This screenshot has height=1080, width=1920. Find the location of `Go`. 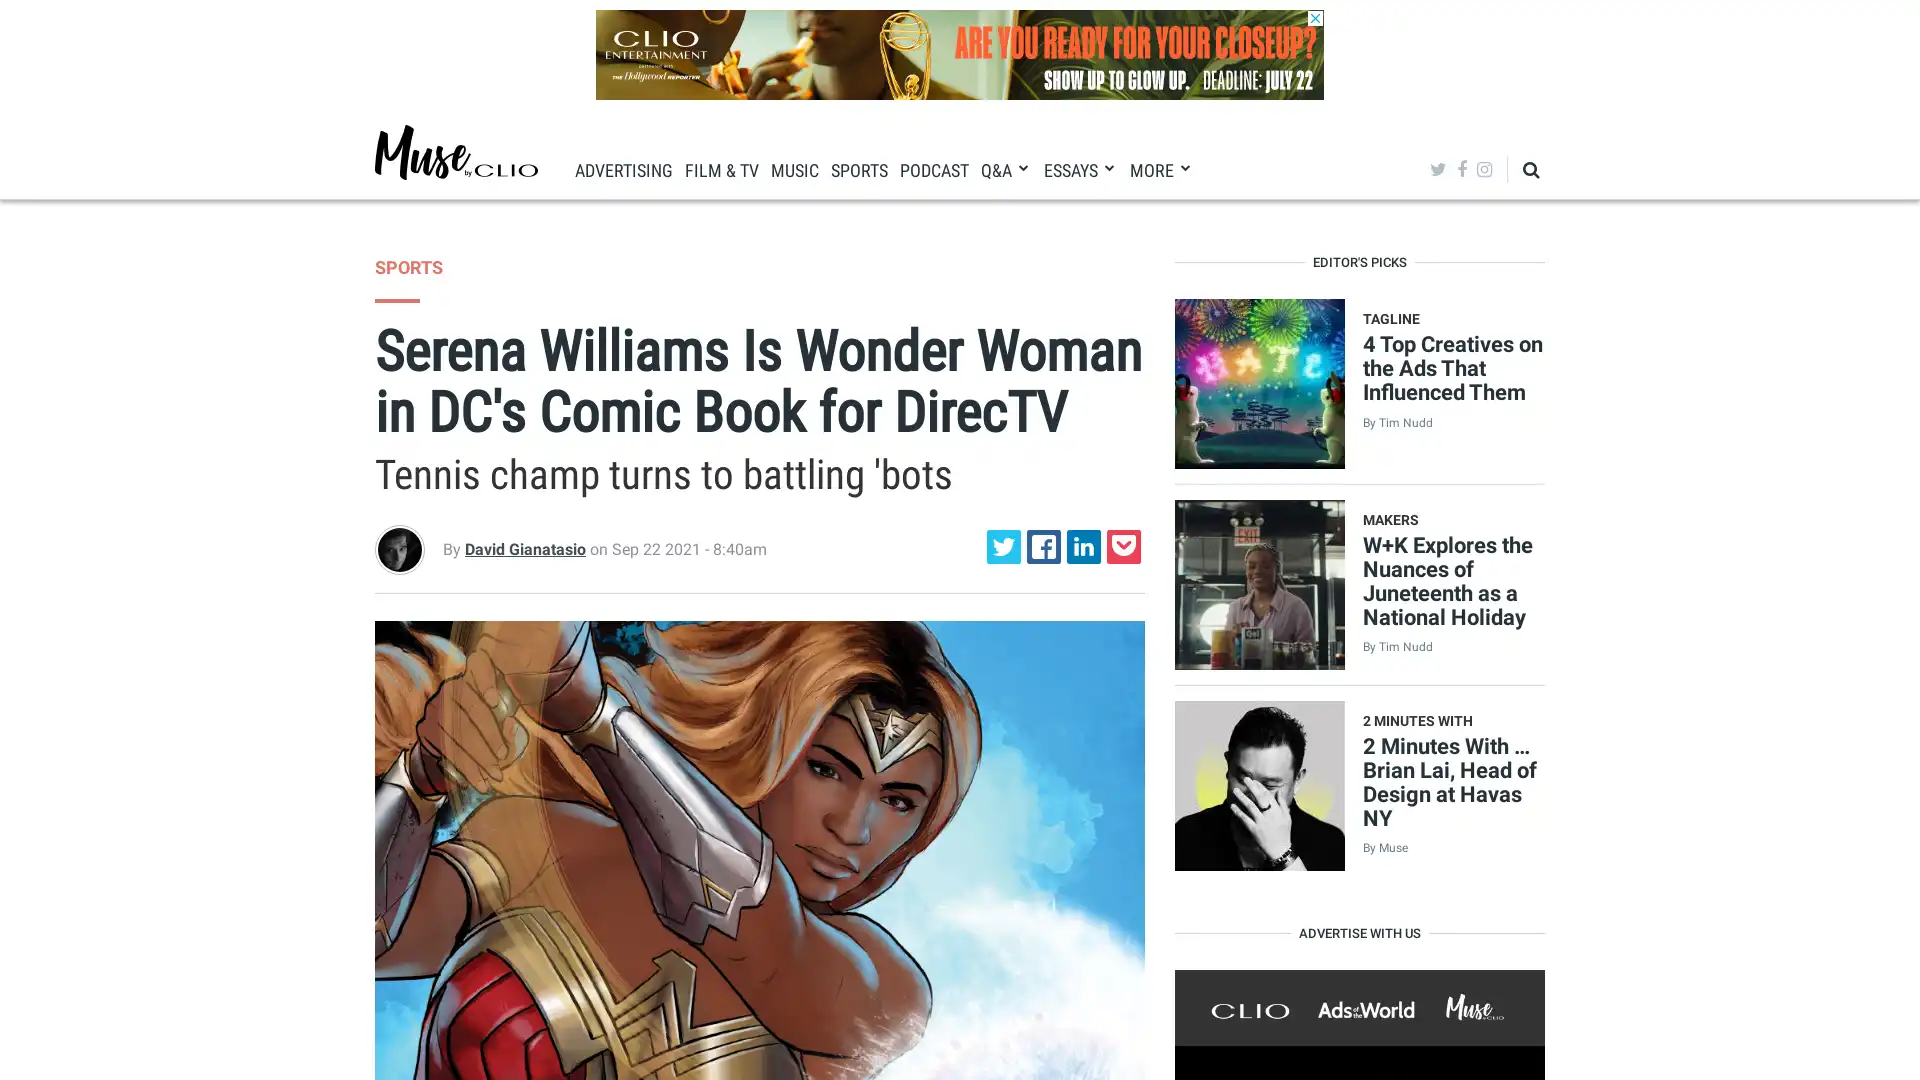

Go is located at coordinates (1482, 229).